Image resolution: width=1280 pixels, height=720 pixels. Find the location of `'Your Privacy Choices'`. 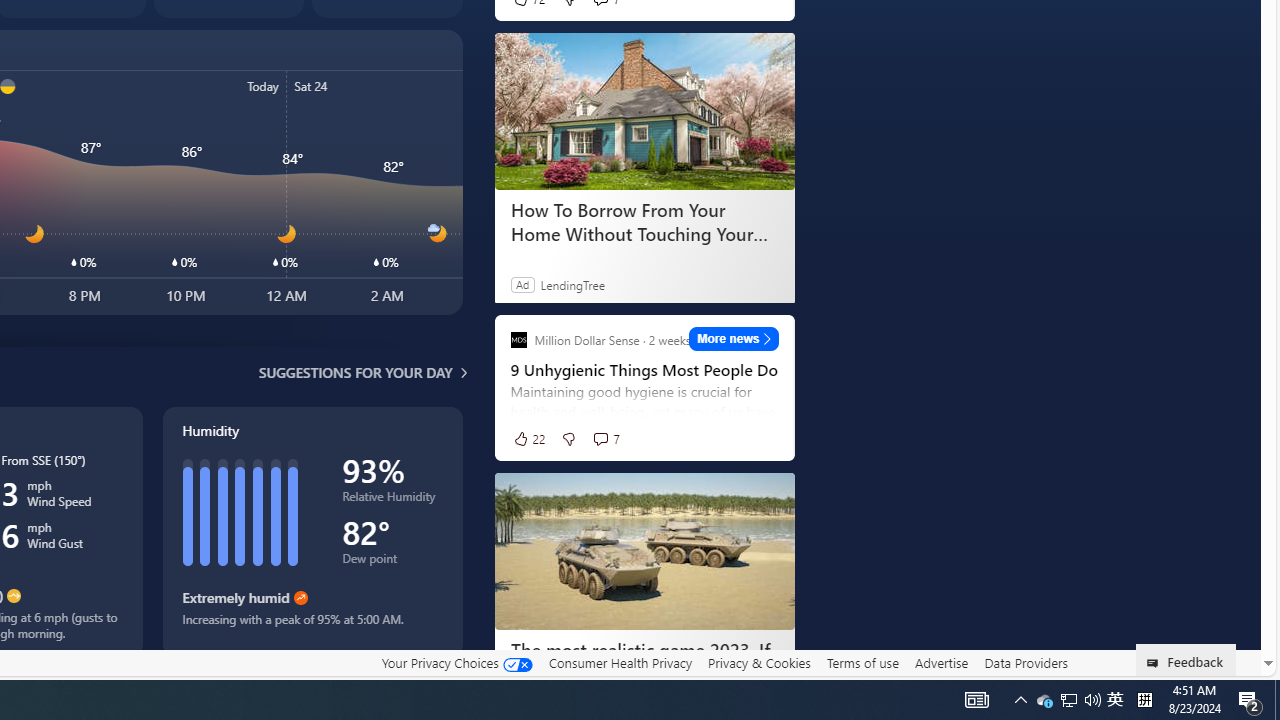

'Your Privacy Choices' is located at coordinates (455, 662).